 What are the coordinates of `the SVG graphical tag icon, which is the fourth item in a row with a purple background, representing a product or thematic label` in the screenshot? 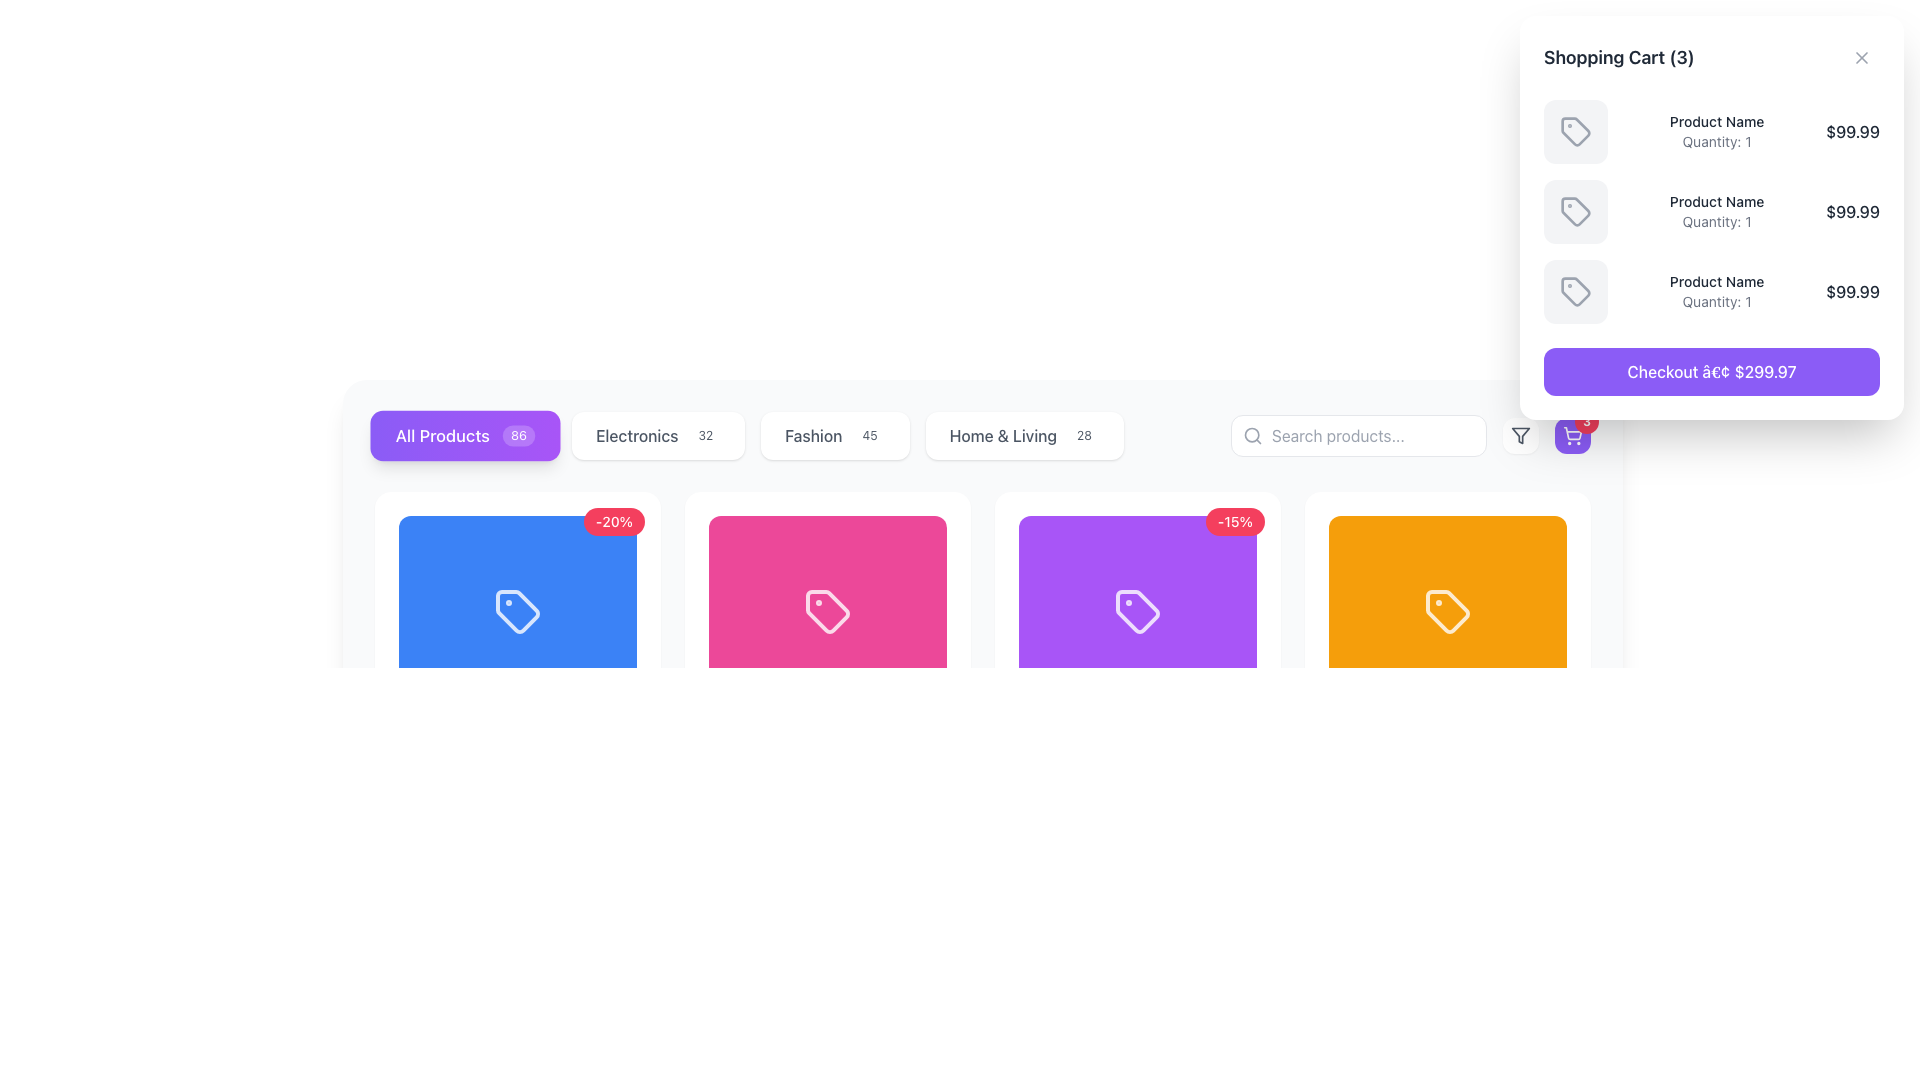 It's located at (1137, 611).